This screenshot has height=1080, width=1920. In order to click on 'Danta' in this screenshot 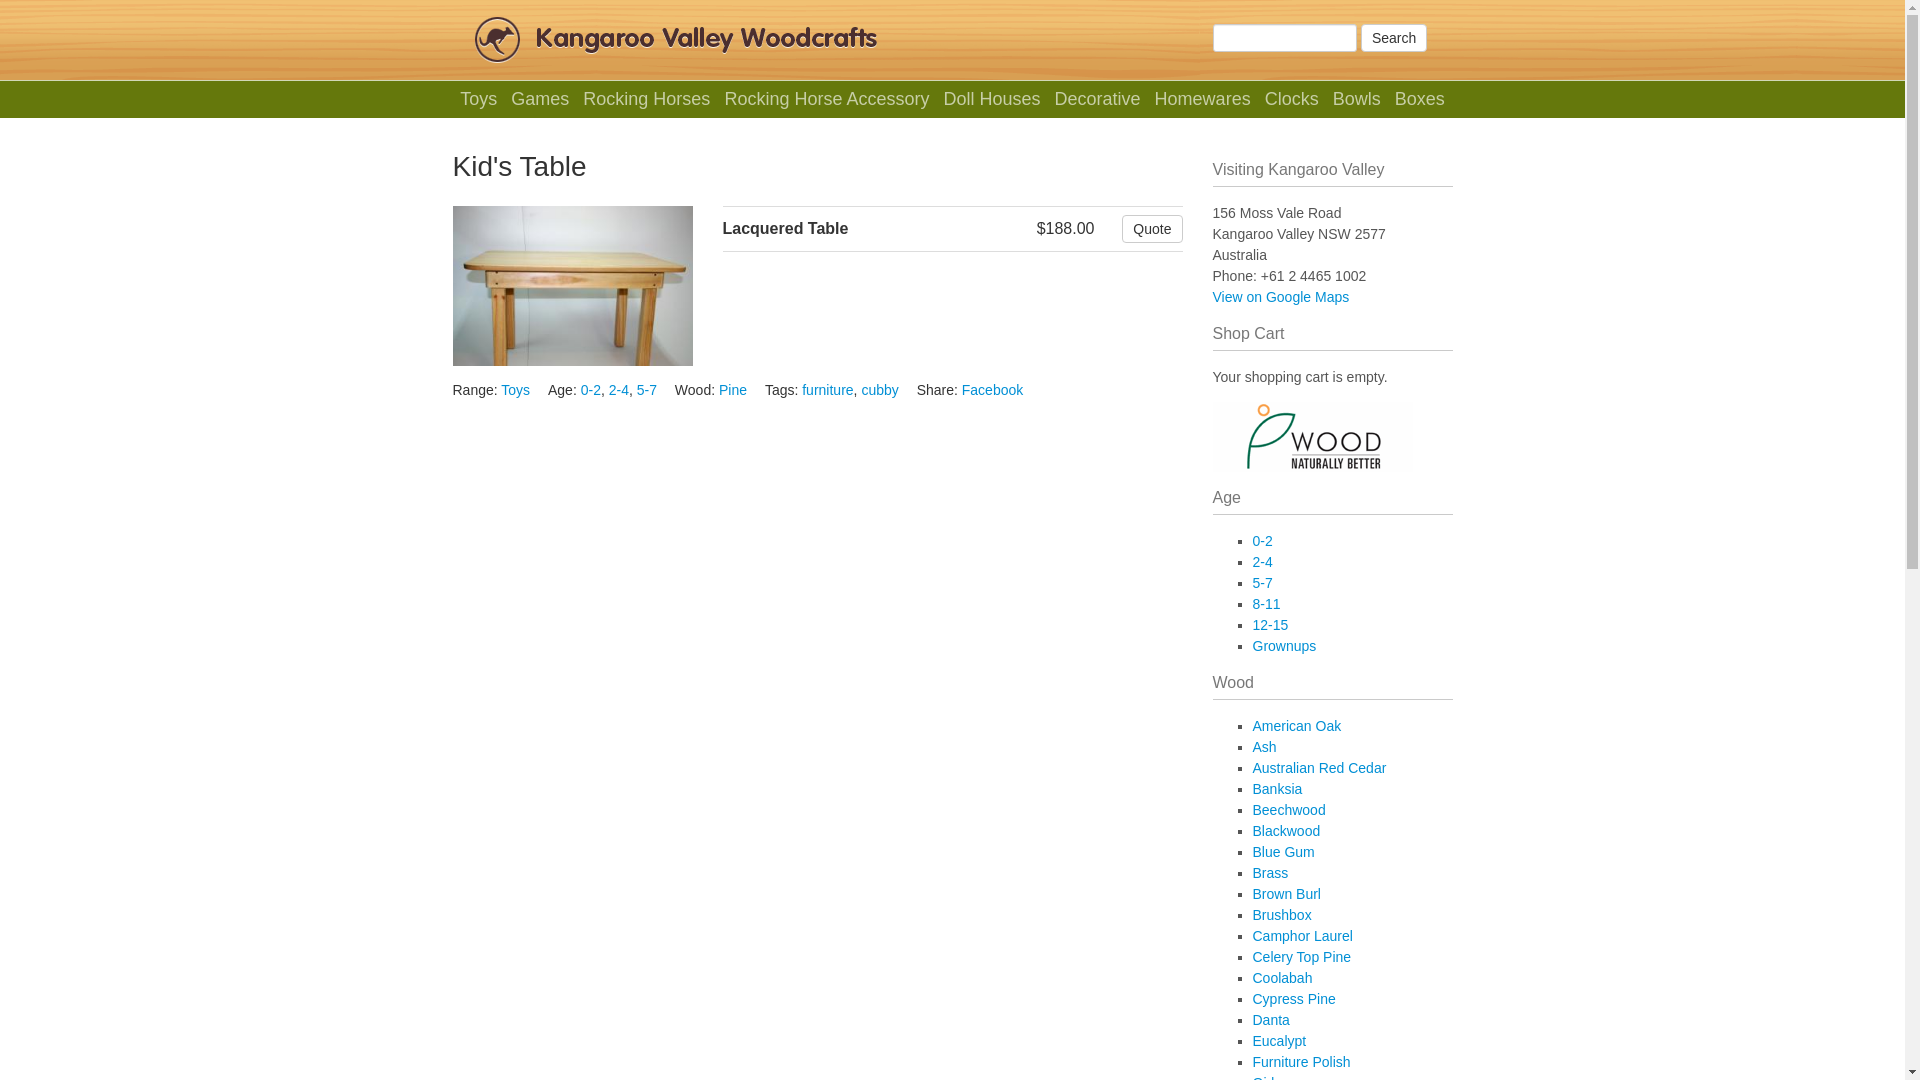, I will do `click(1269, 1019)`.